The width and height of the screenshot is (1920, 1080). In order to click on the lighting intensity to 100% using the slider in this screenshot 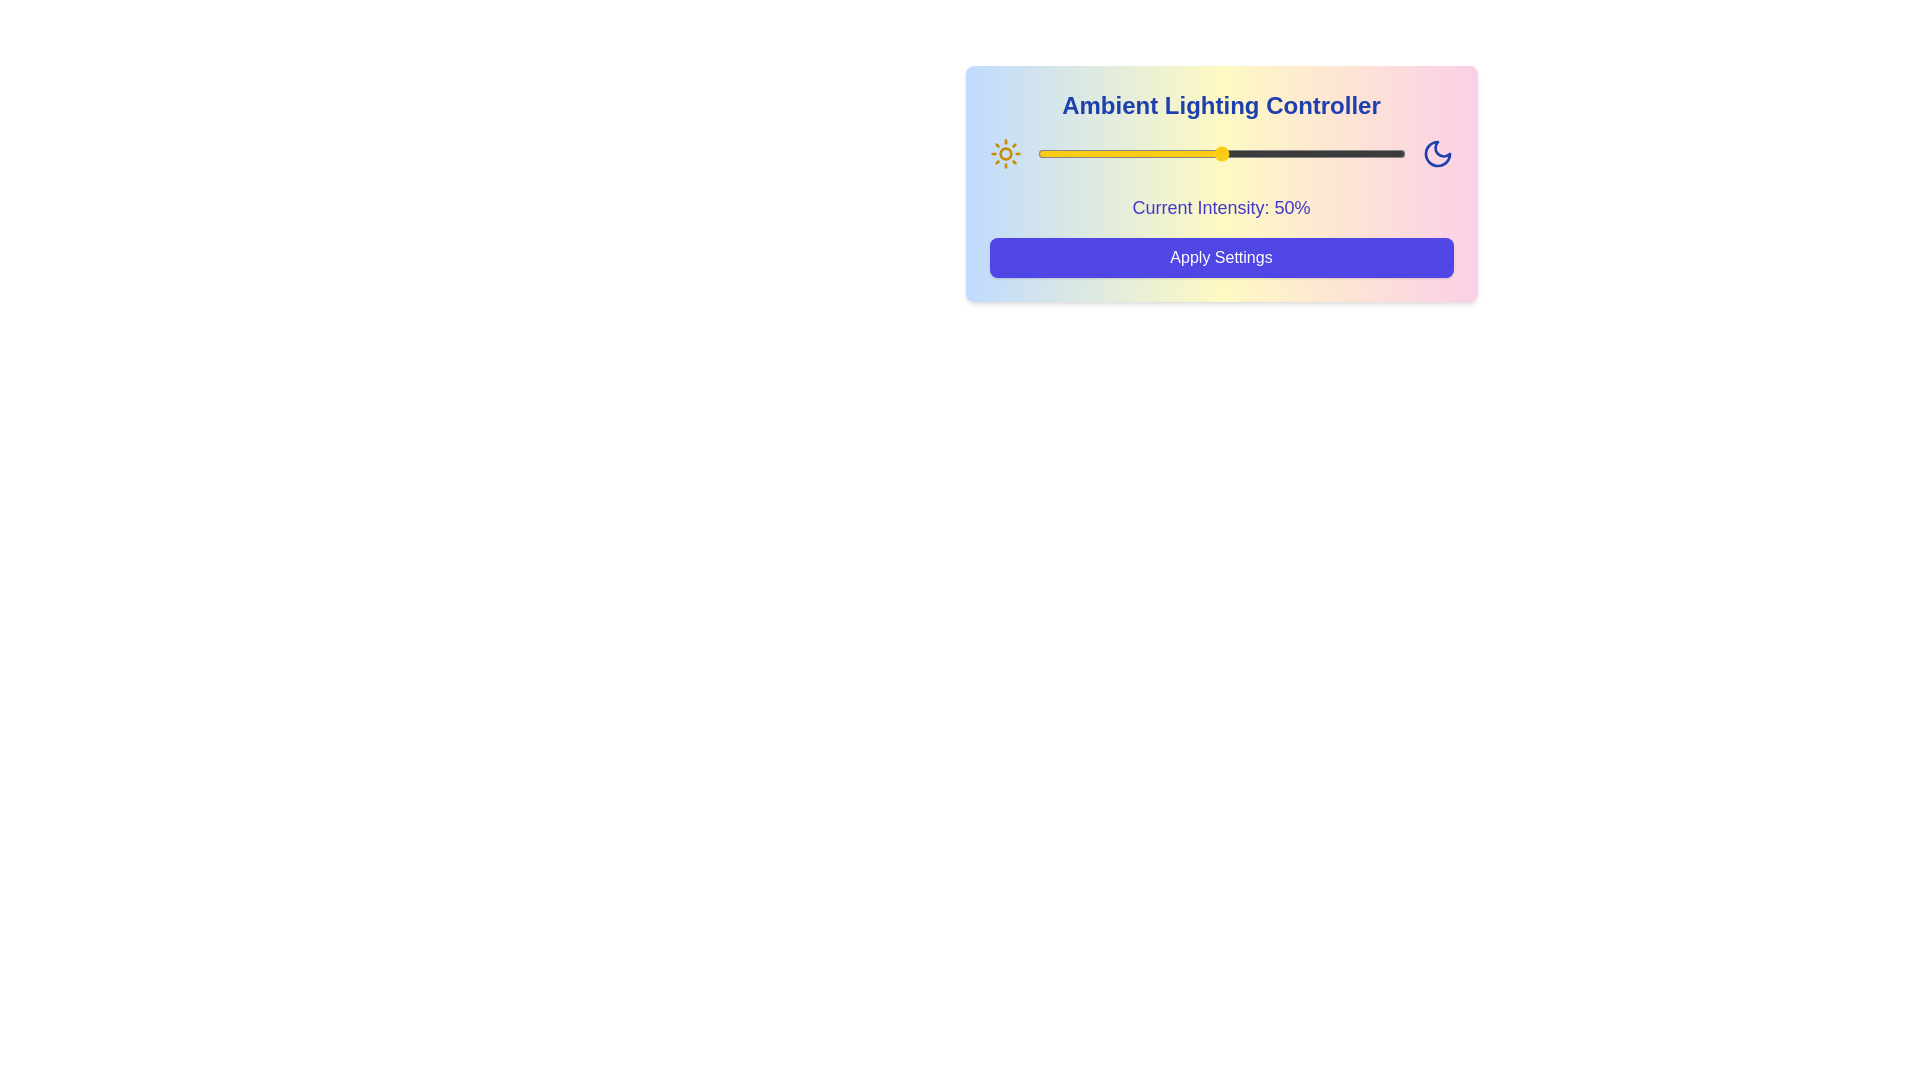, I will do `click(1404, 153)`.